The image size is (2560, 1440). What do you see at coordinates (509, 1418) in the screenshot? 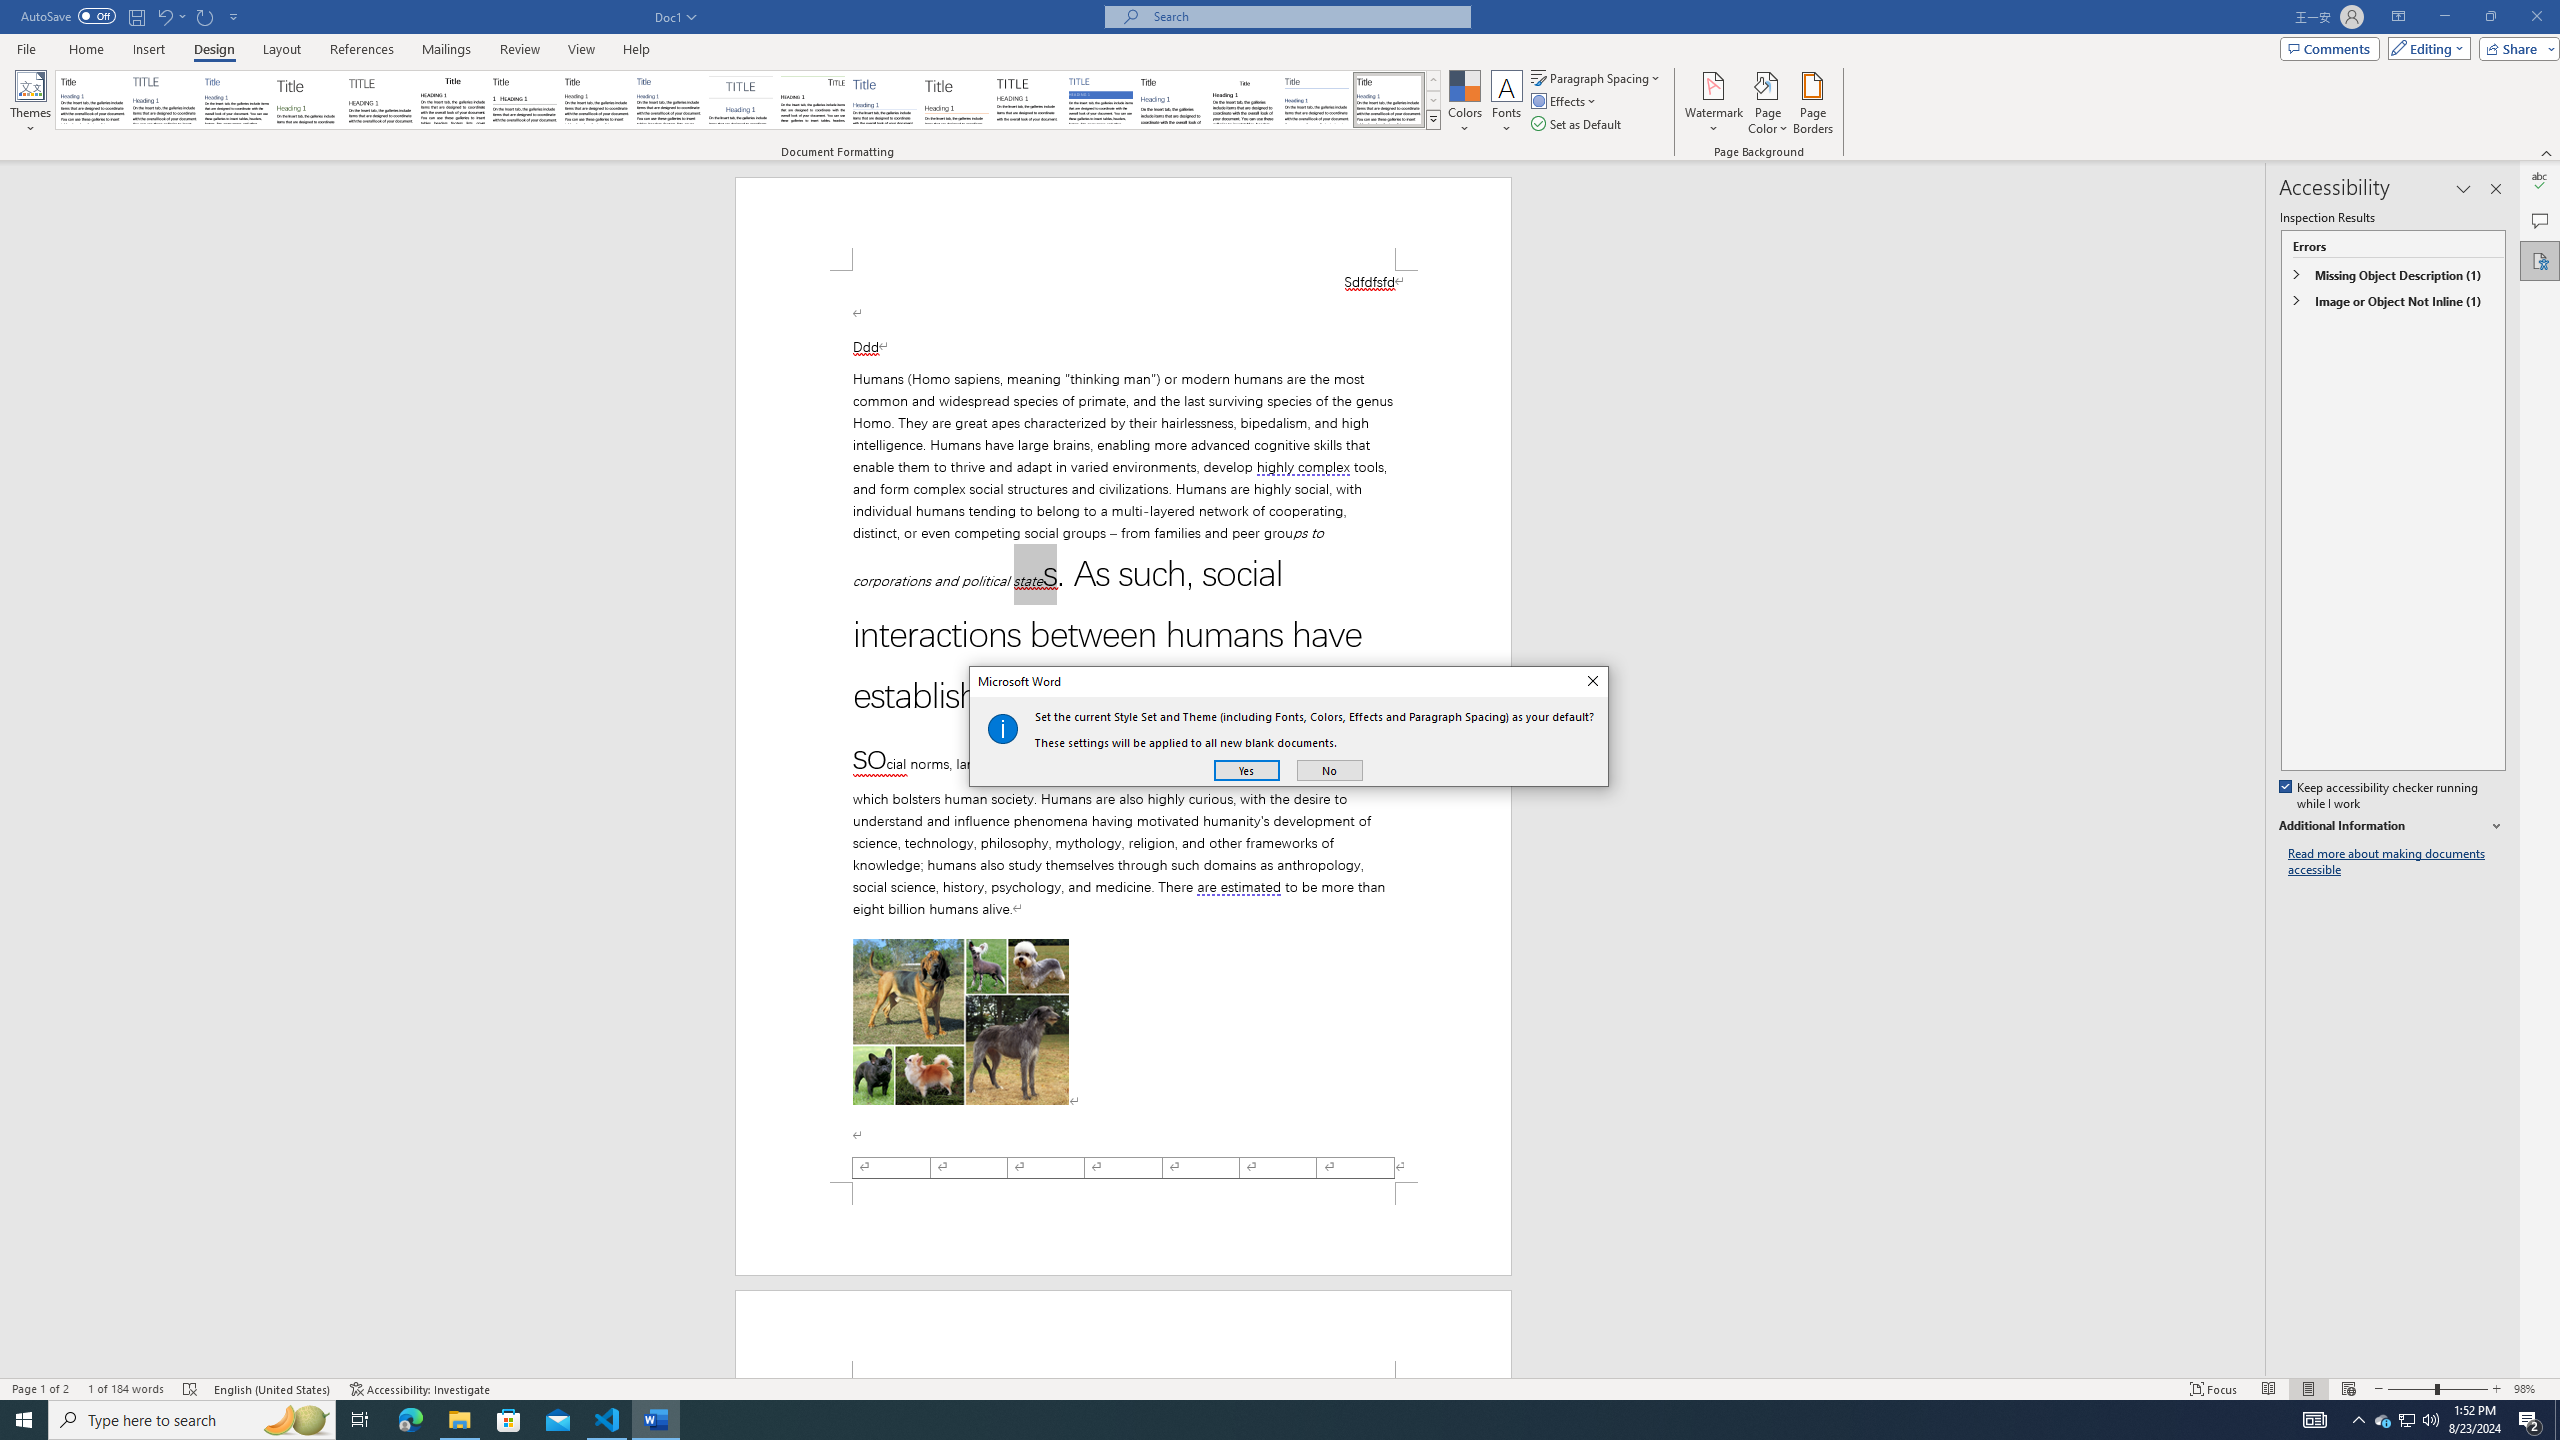
I see `'Microsoft Store'` at bounding box center [509, 1418].